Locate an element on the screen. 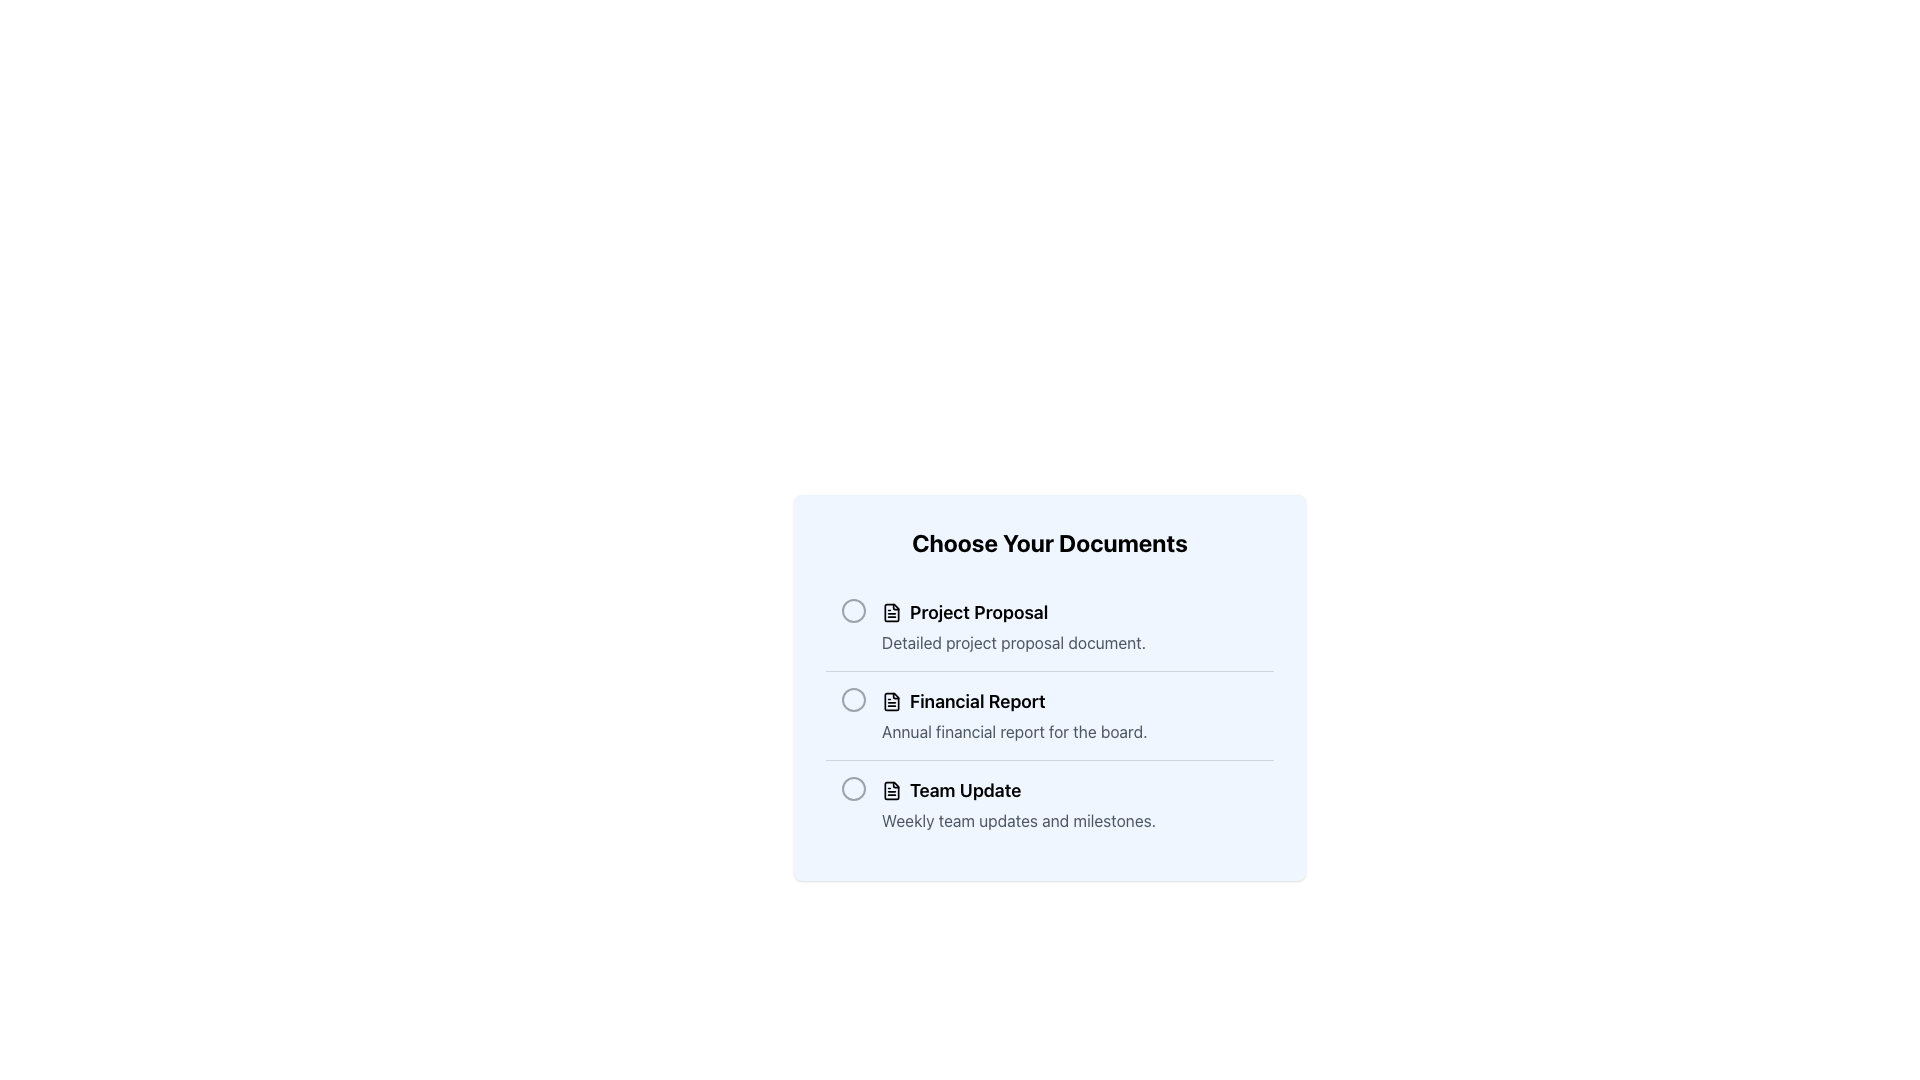 Image resolution: width=1920 pixels, height=1080 pixels. the first selectable list item with a radio button labeled 'Project Proposal' under the heading 'Choose Your Documents' is located at coordinates (1049, 626).